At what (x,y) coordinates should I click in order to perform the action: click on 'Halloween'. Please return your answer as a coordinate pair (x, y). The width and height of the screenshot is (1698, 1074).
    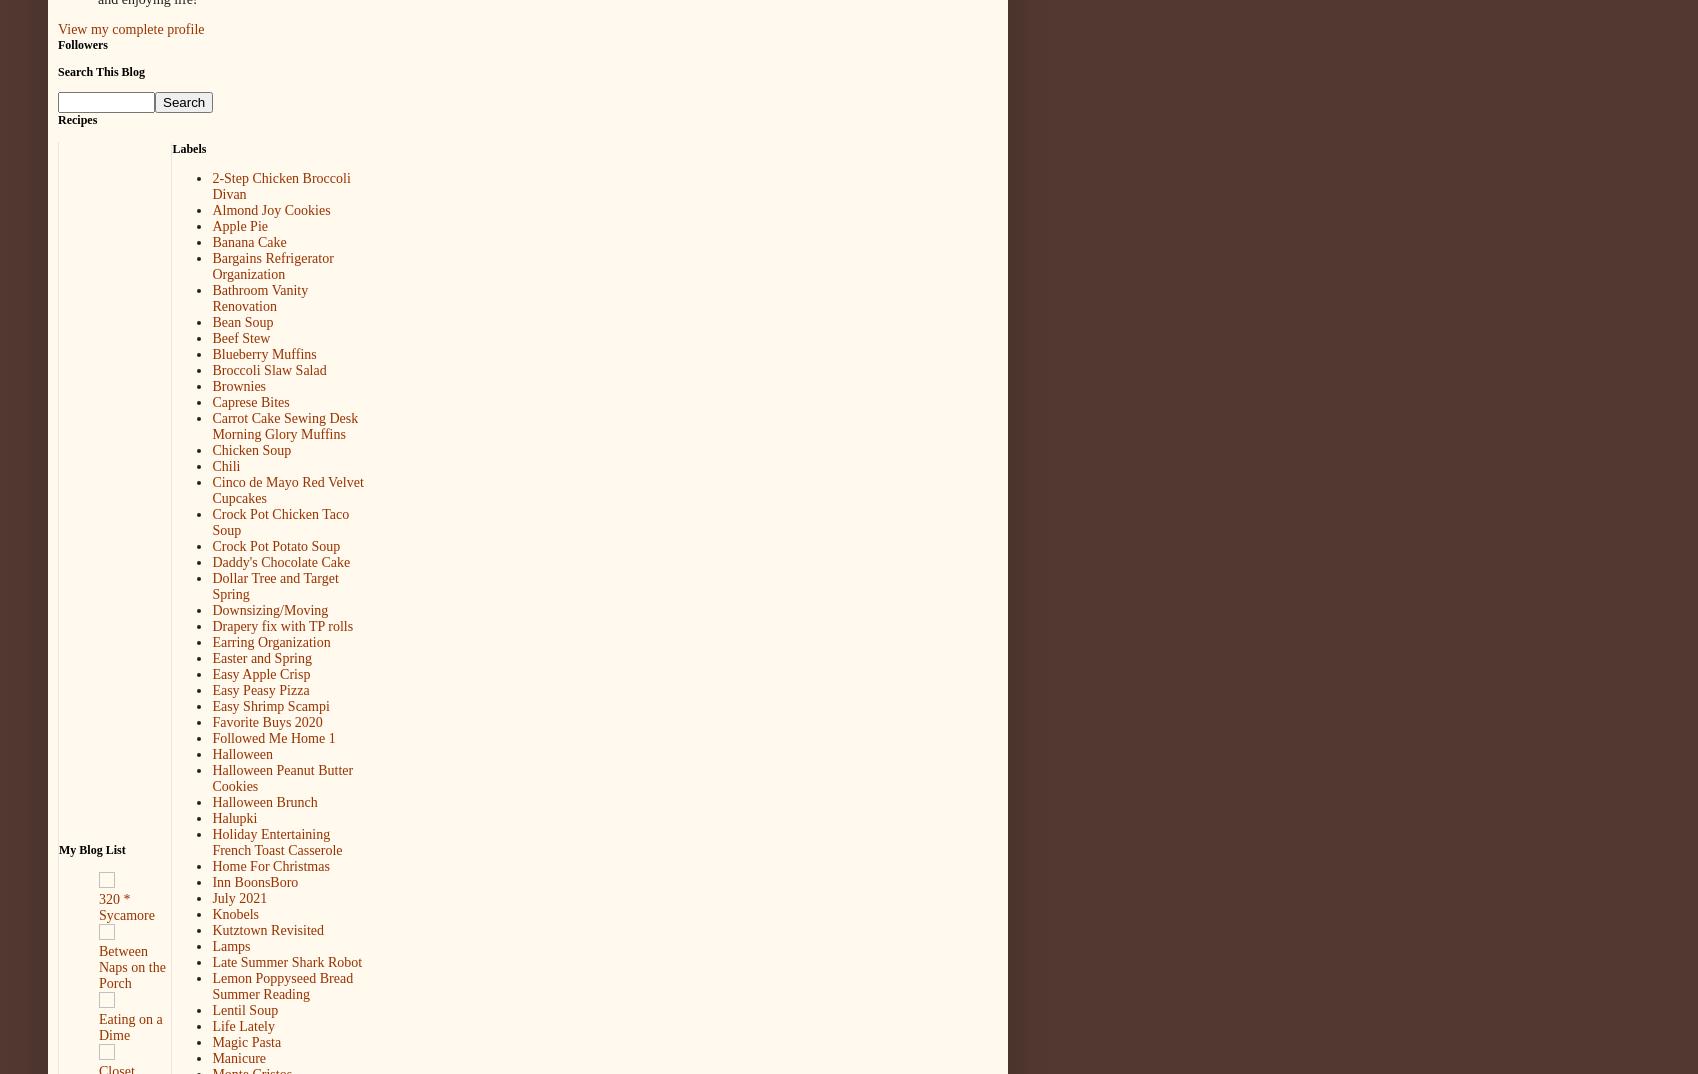
    Looking at the image, I should click on (242, 753).